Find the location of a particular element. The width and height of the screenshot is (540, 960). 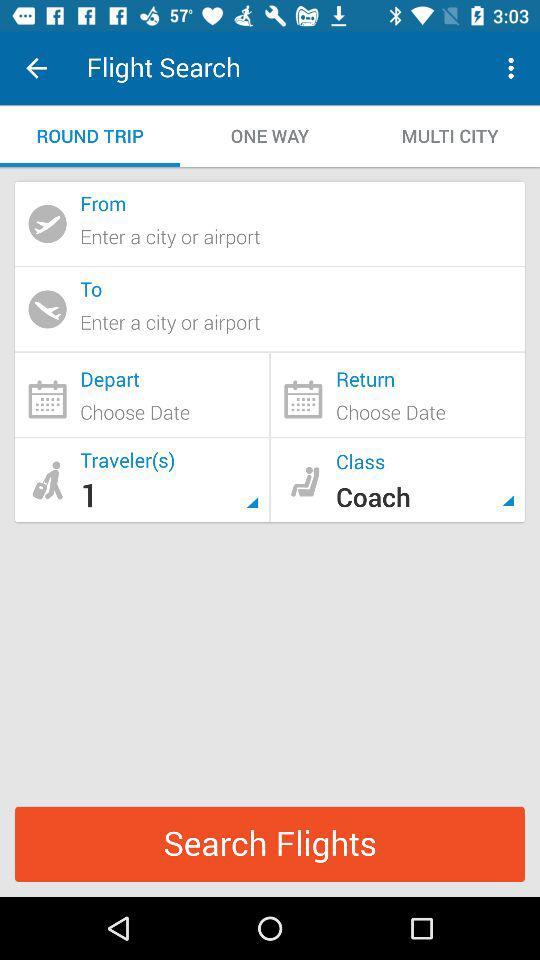

icon to the left of multi city icon is located at coordinates (270, 135).